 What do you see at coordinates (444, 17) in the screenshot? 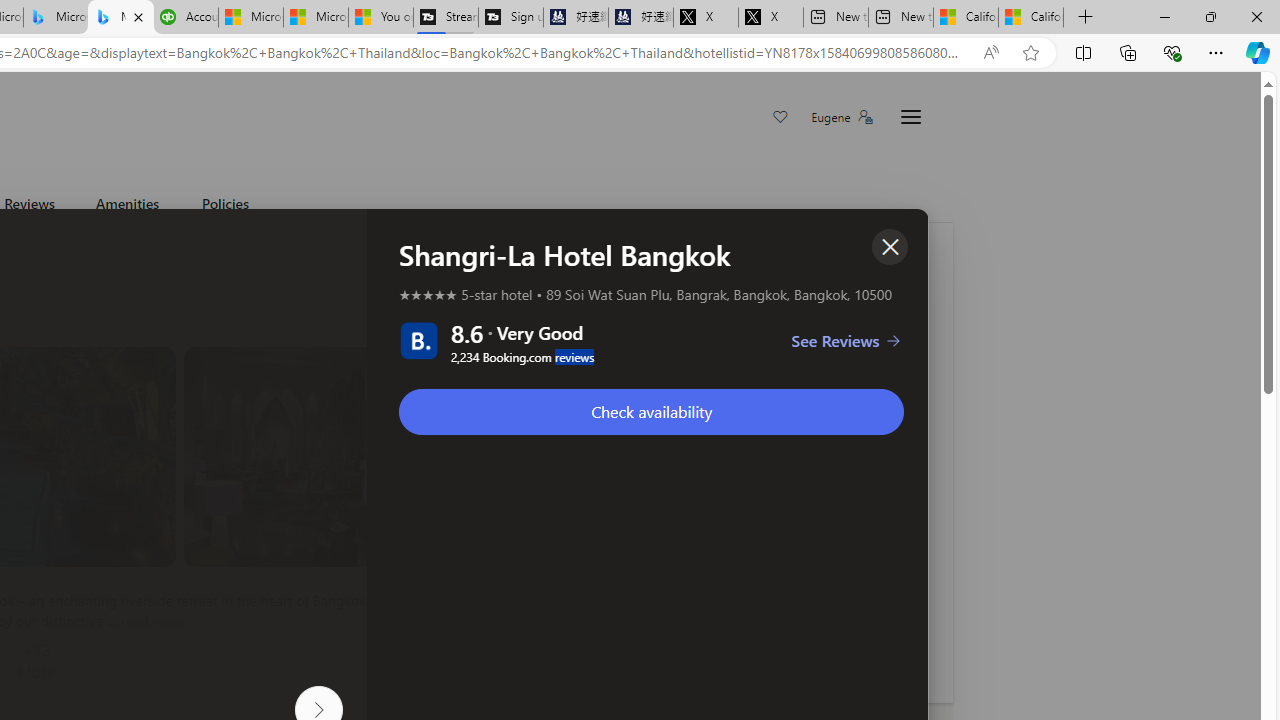
I see `'Streaming Coverage | T3'` at bounding box center [444, 17].